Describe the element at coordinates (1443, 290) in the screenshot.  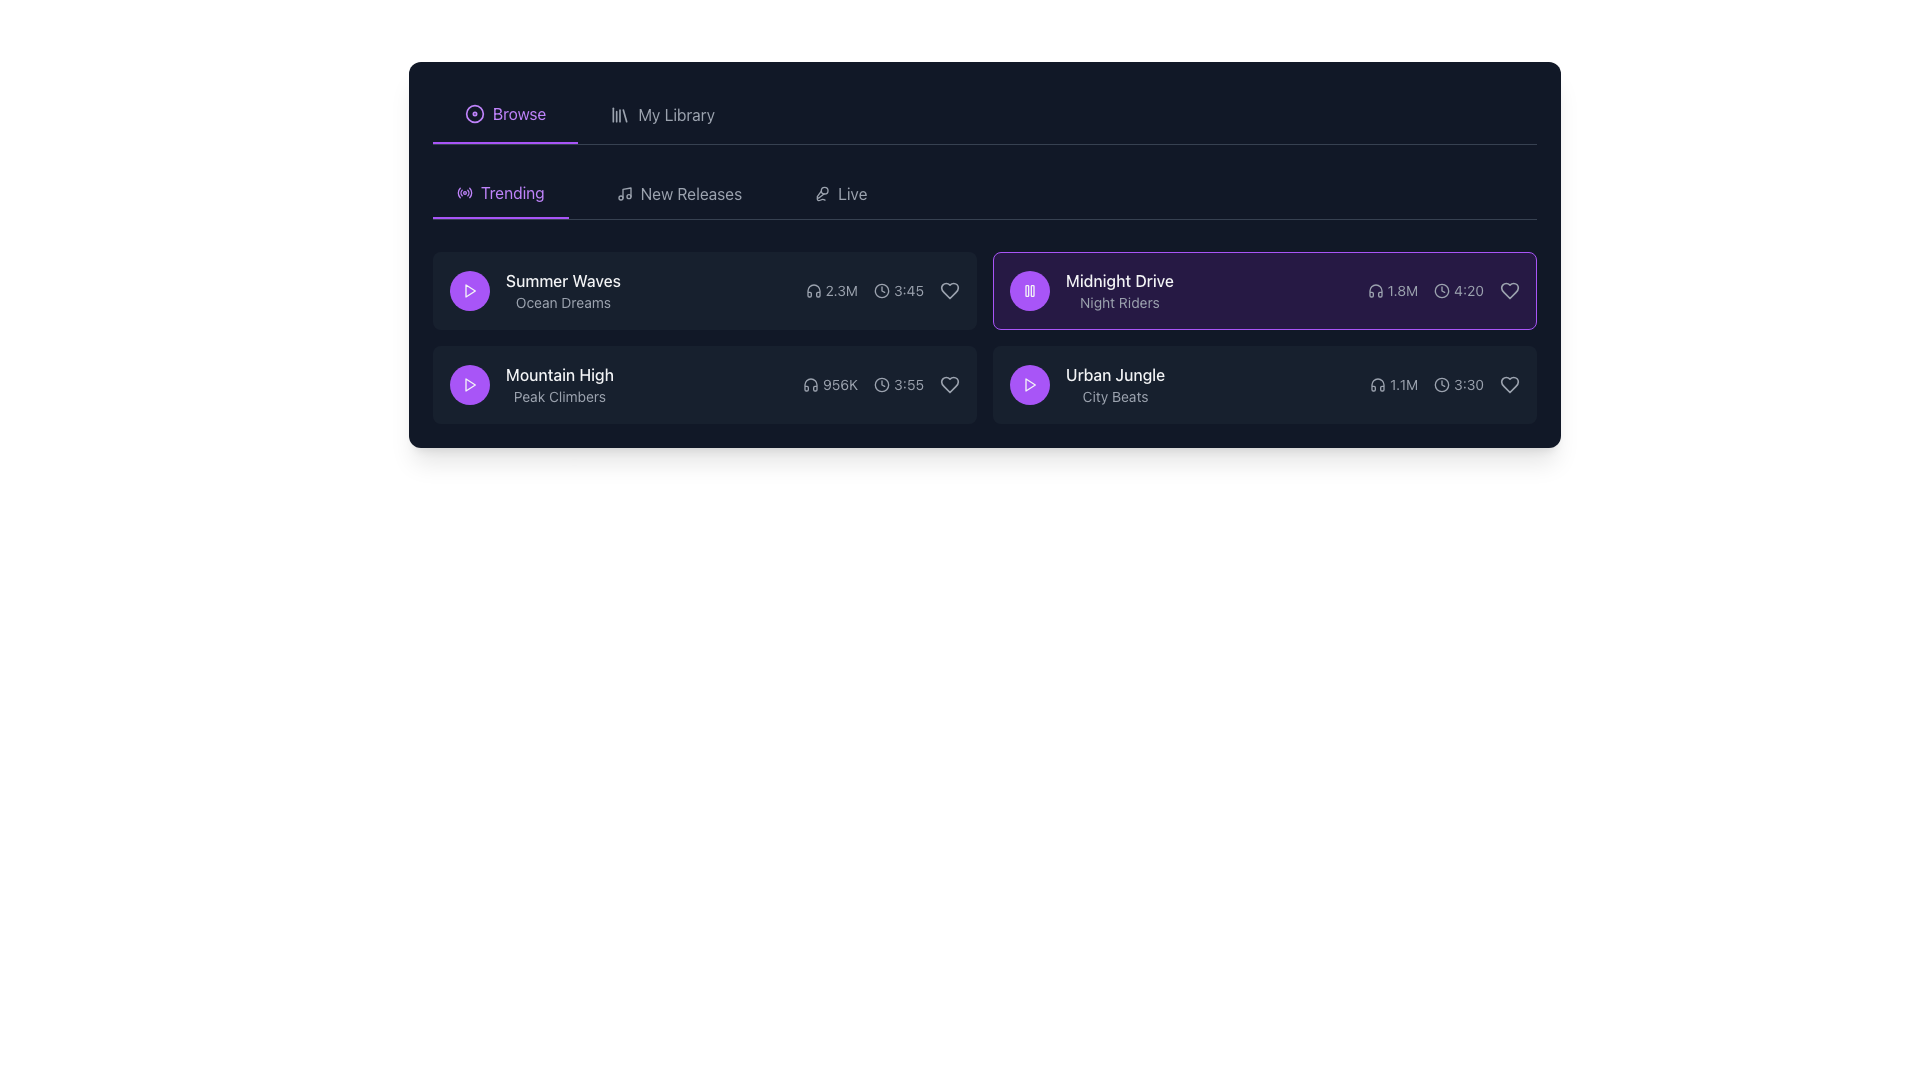
I see `the duration indicator for the music track 'Midnight Drive' by 'Night Riders', which displays the time '4:20' beside a clock icon on a dark purple background` at that location.